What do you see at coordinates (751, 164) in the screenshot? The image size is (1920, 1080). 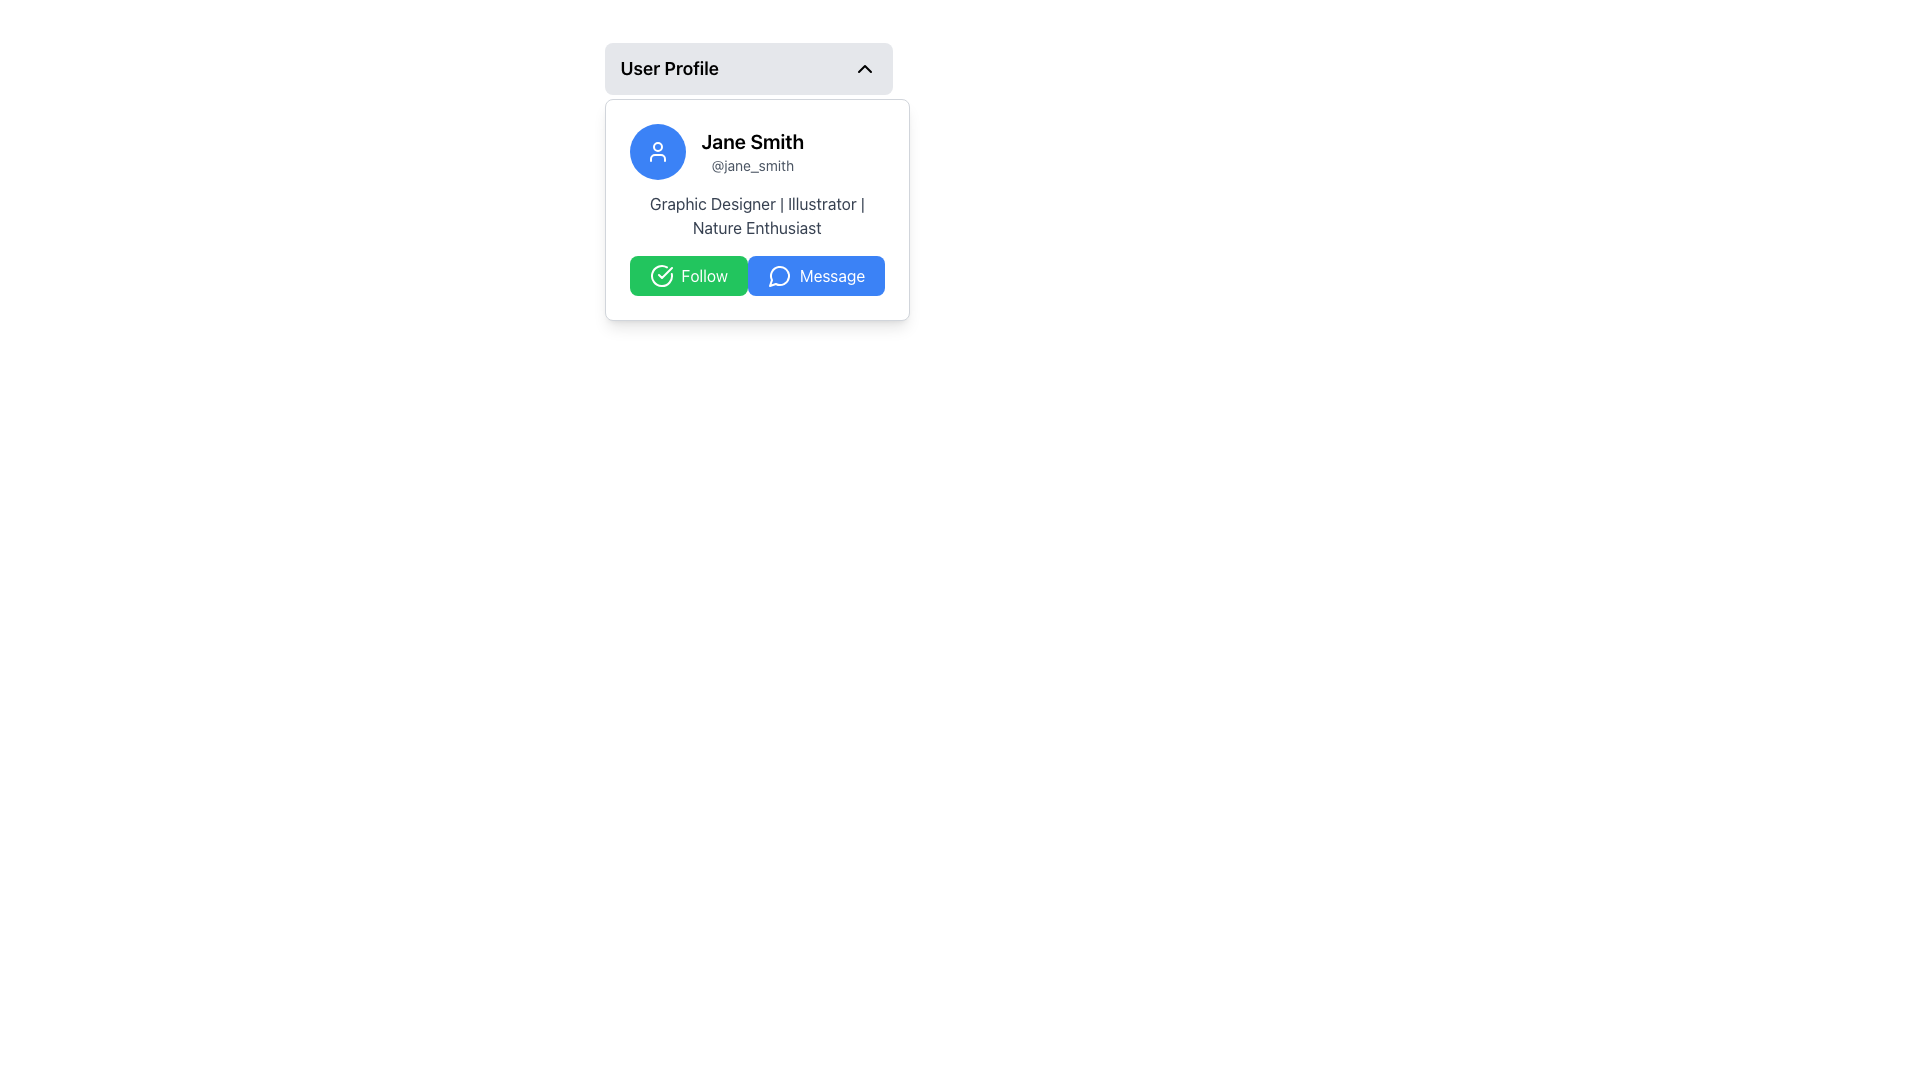 I see `the text label representing the user's handle, which is centrally located below the name 'Jane Smith' in the user profile card` at bounding box center [751, 164].